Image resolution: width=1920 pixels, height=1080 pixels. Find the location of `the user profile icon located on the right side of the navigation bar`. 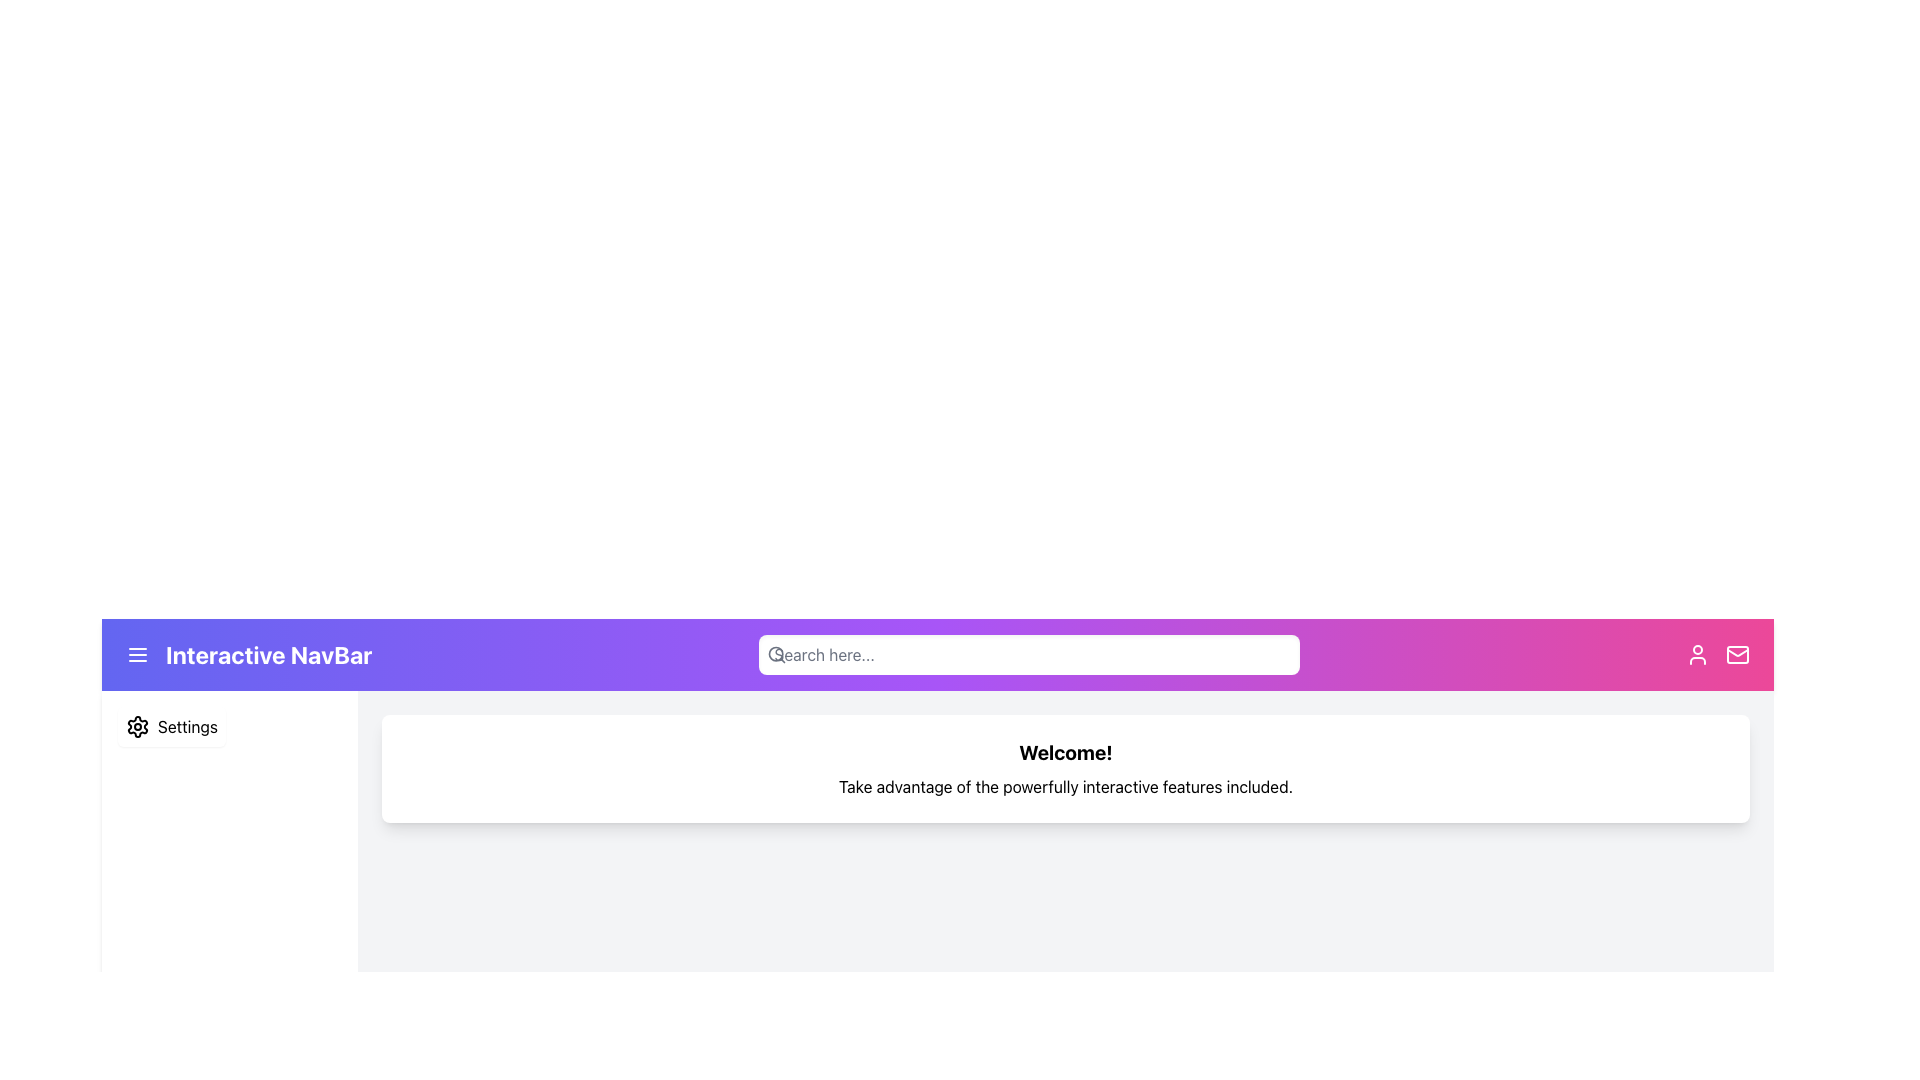

the user profile icon located on the right side of the navigation bar is located at coordinates (1697, 655).